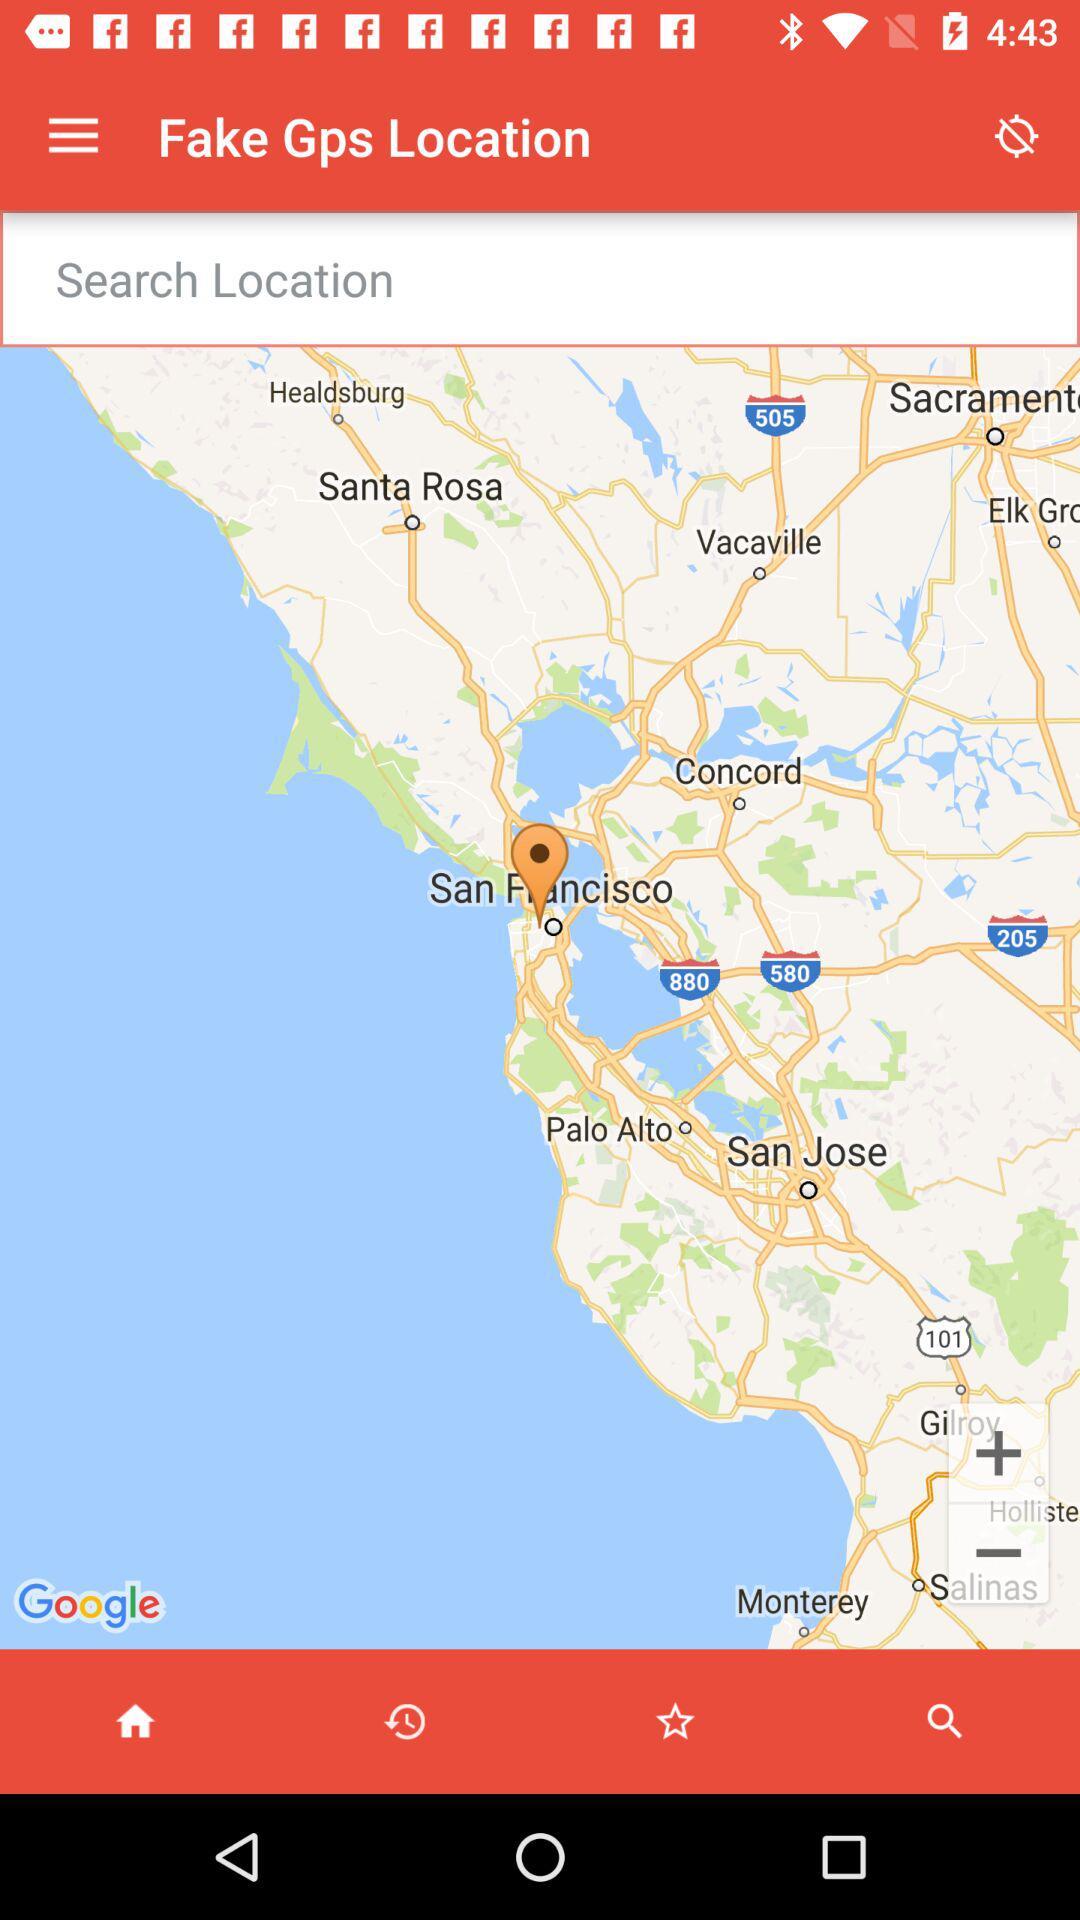 The image size is (1080, 1920). What do you see at coordinates (135, 1720) in the screenshot?
I see `home screen` at bounding box center [135, 1720].